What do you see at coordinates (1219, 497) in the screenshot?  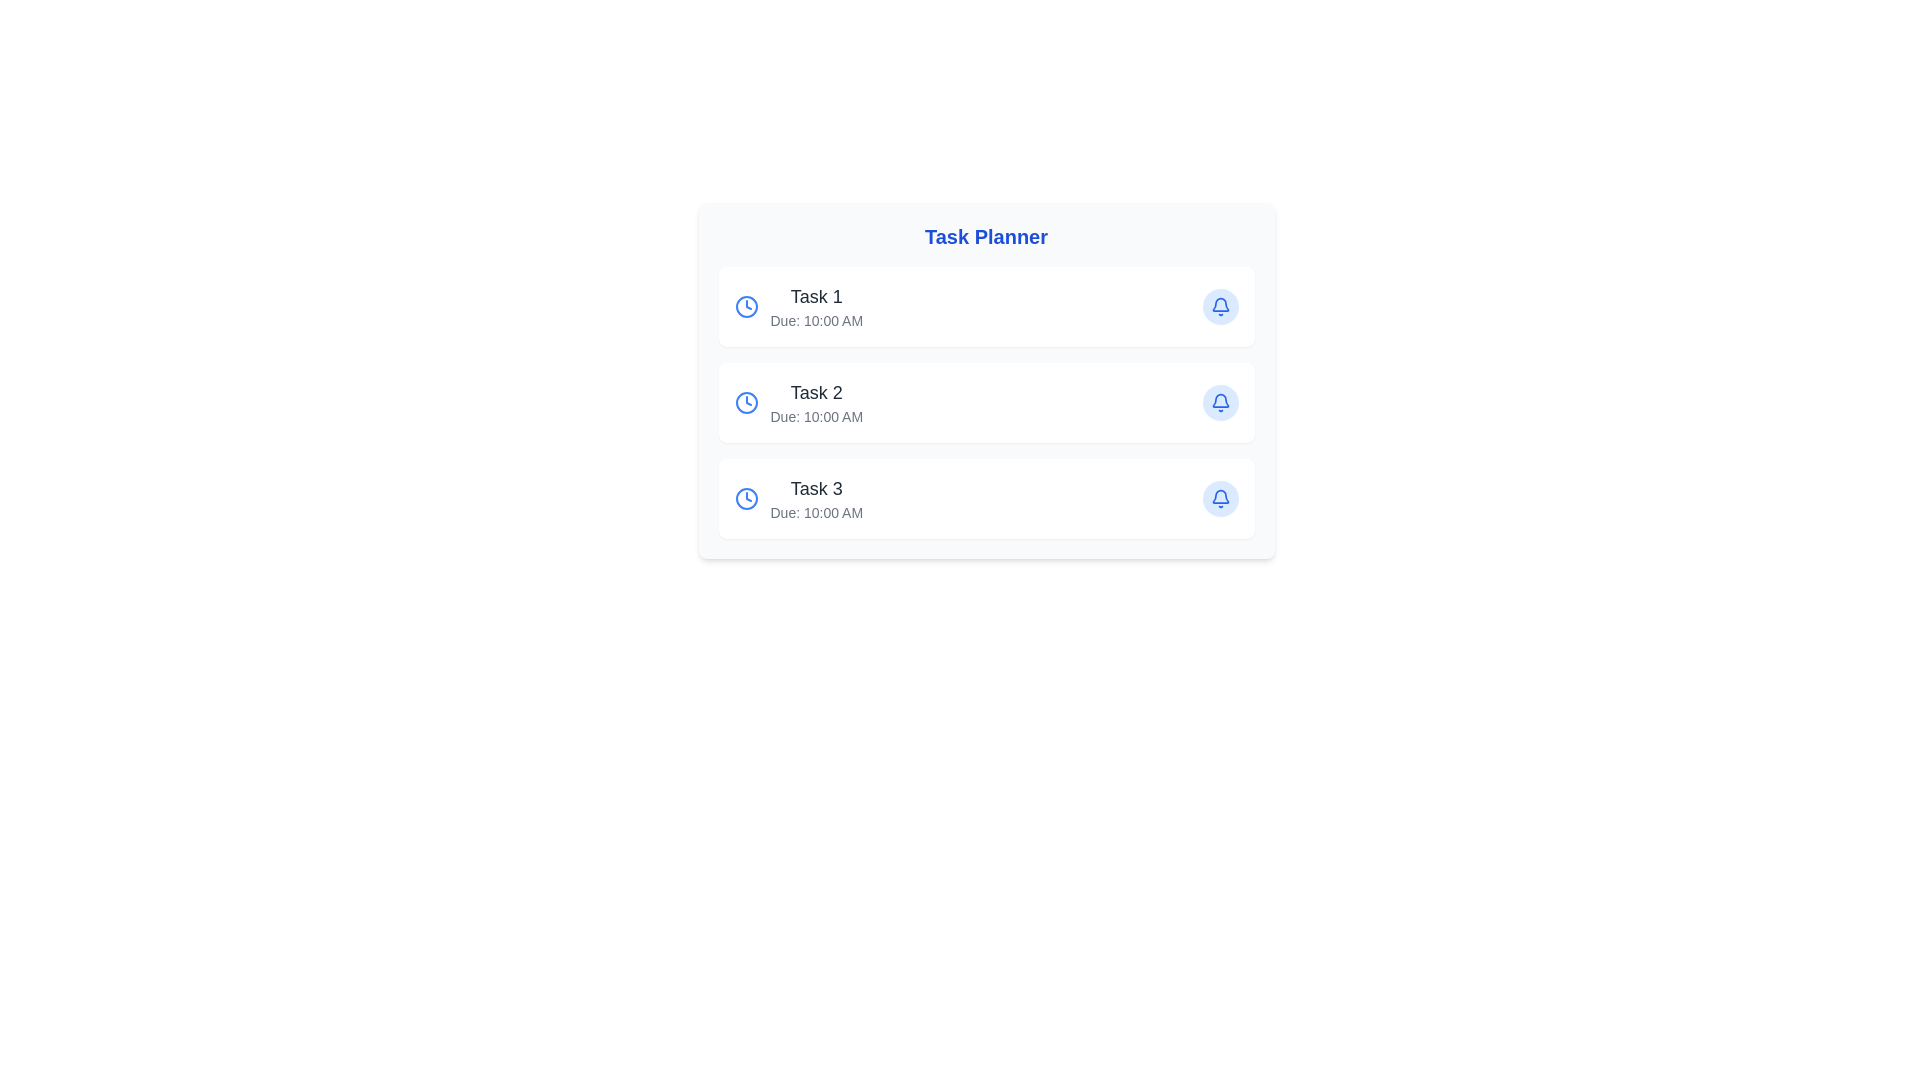 I see `the circular button with a blue bell icon located on the rightmost side of the 'Task 3' card in the task planner interface` at bounding box center [1219, 497].